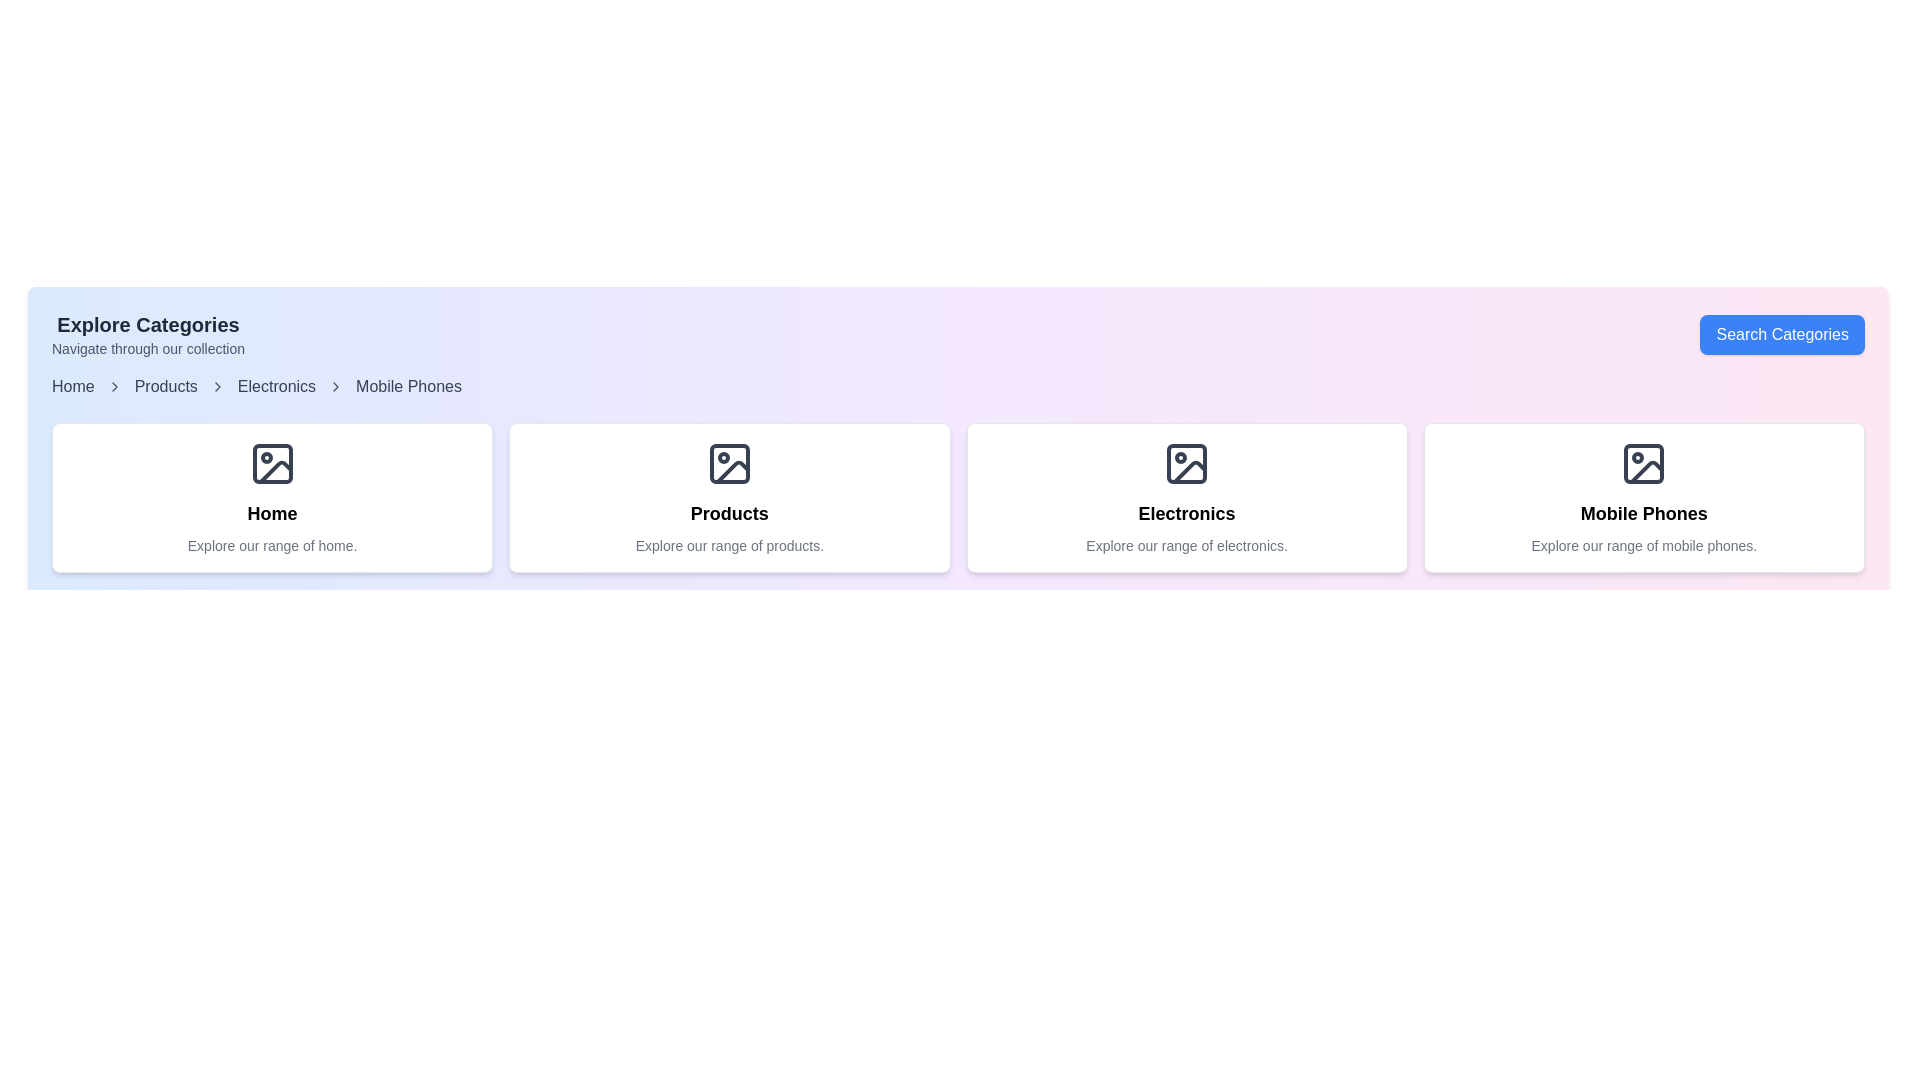  I want to click on the chevron icon used as a separator in the breadcrumb navigation between 'Electronics' and 'Mobile Phones', so click(336, 386).